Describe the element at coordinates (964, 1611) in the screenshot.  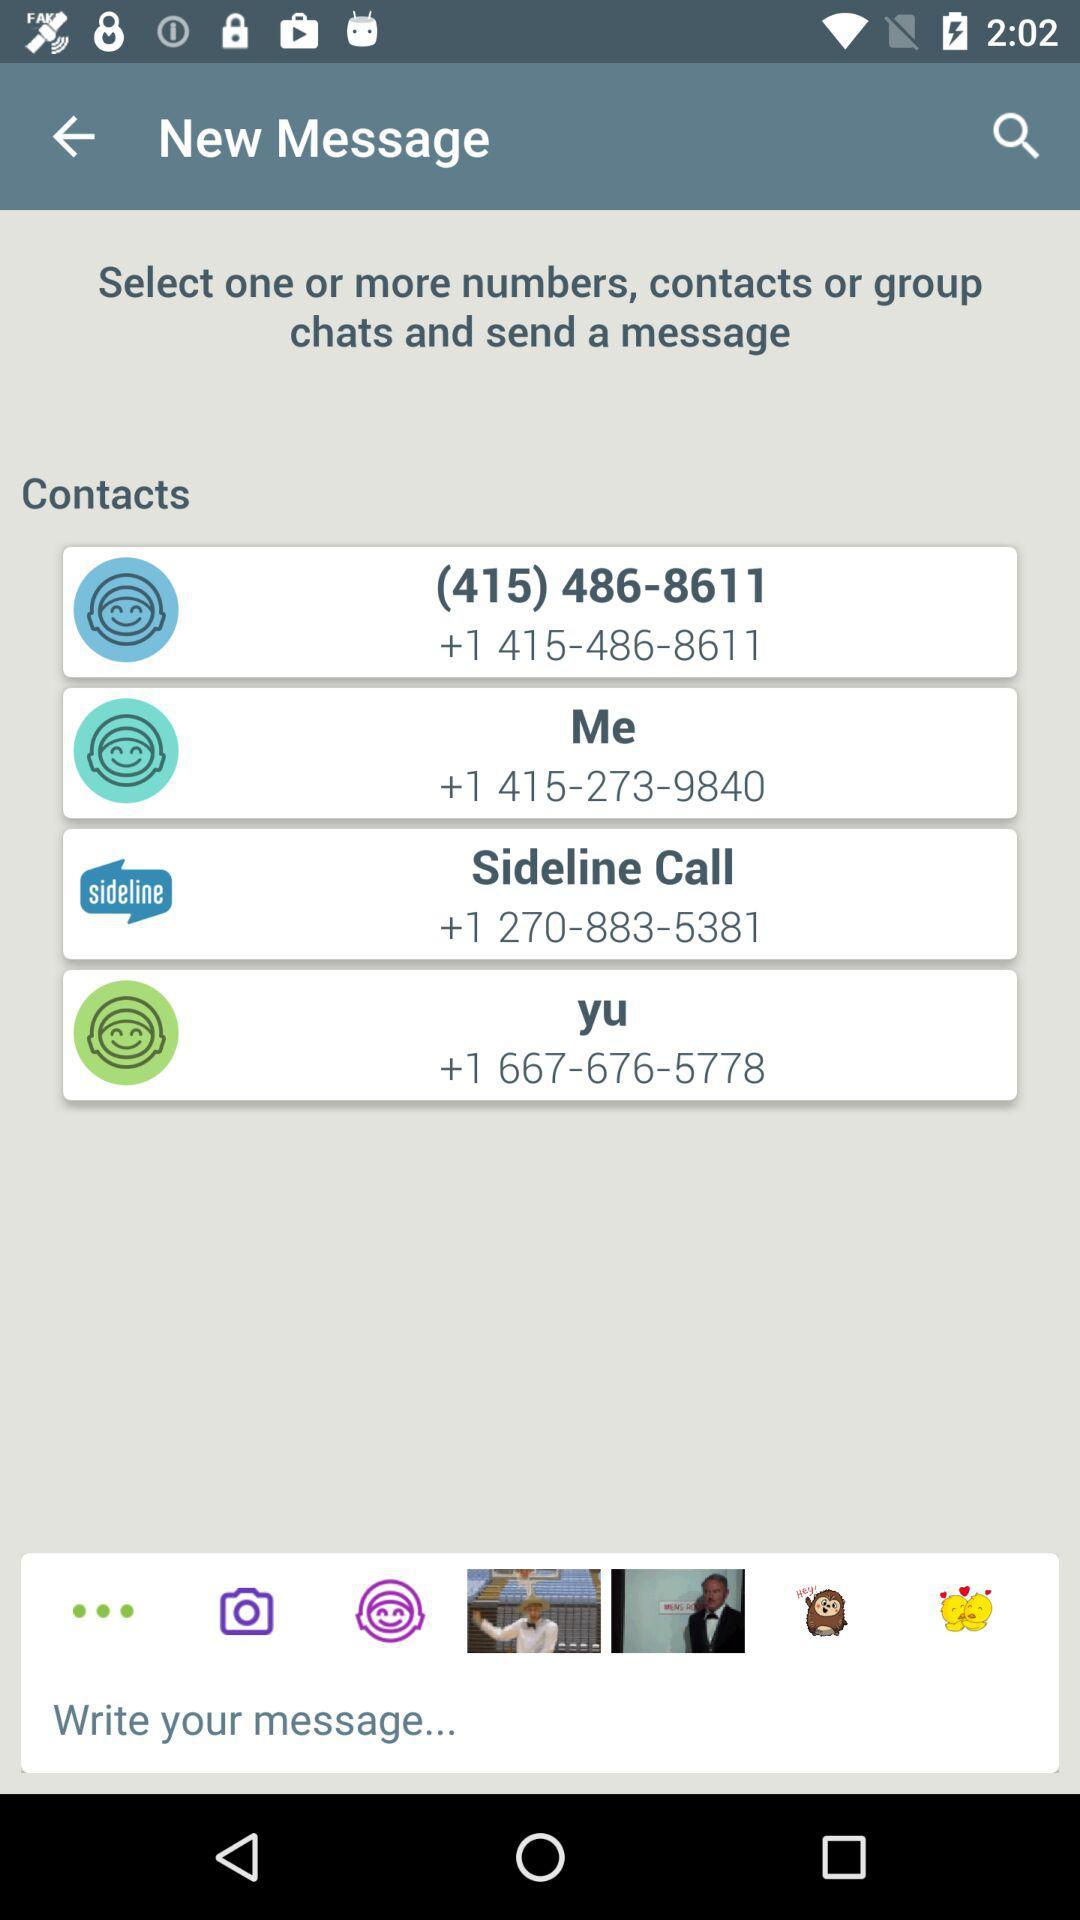
I see `send emoji` at that location.